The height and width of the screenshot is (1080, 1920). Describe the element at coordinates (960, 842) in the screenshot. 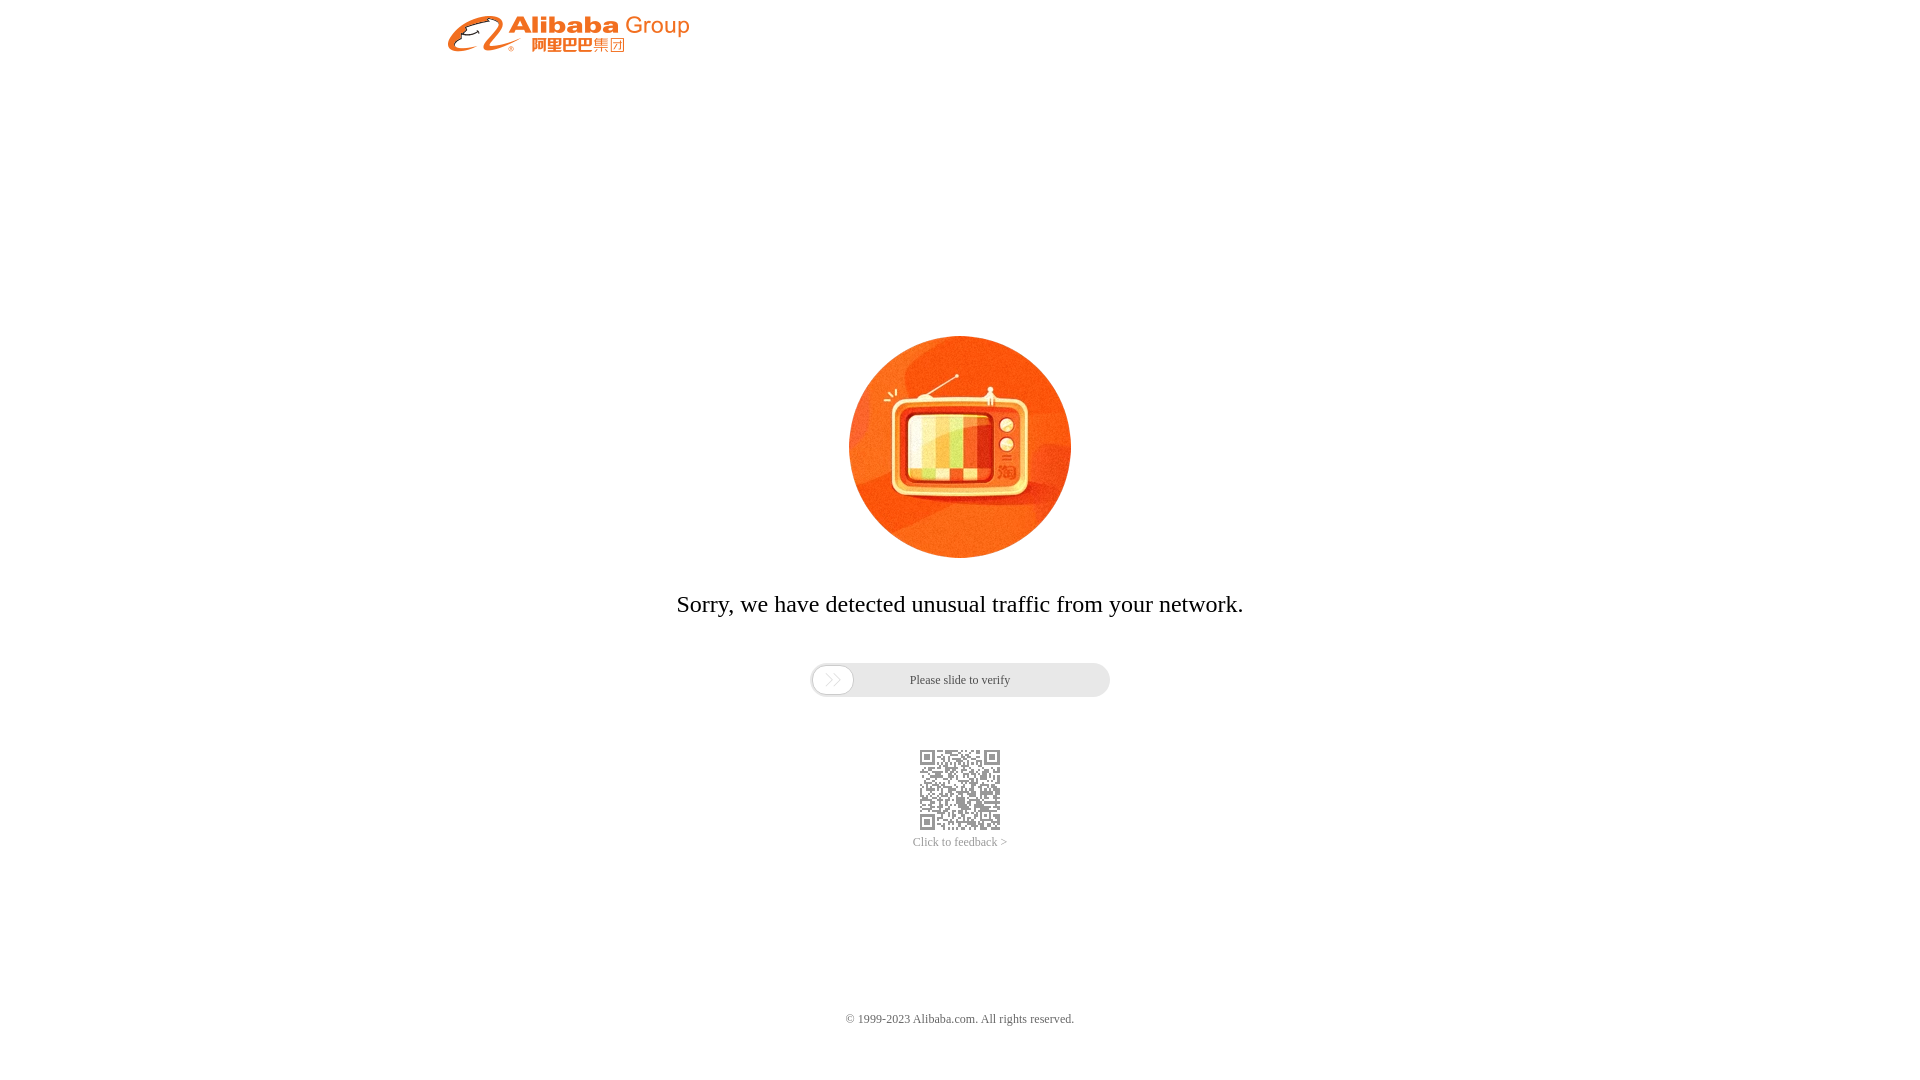

I see `'Click to feedback >'` at that location.